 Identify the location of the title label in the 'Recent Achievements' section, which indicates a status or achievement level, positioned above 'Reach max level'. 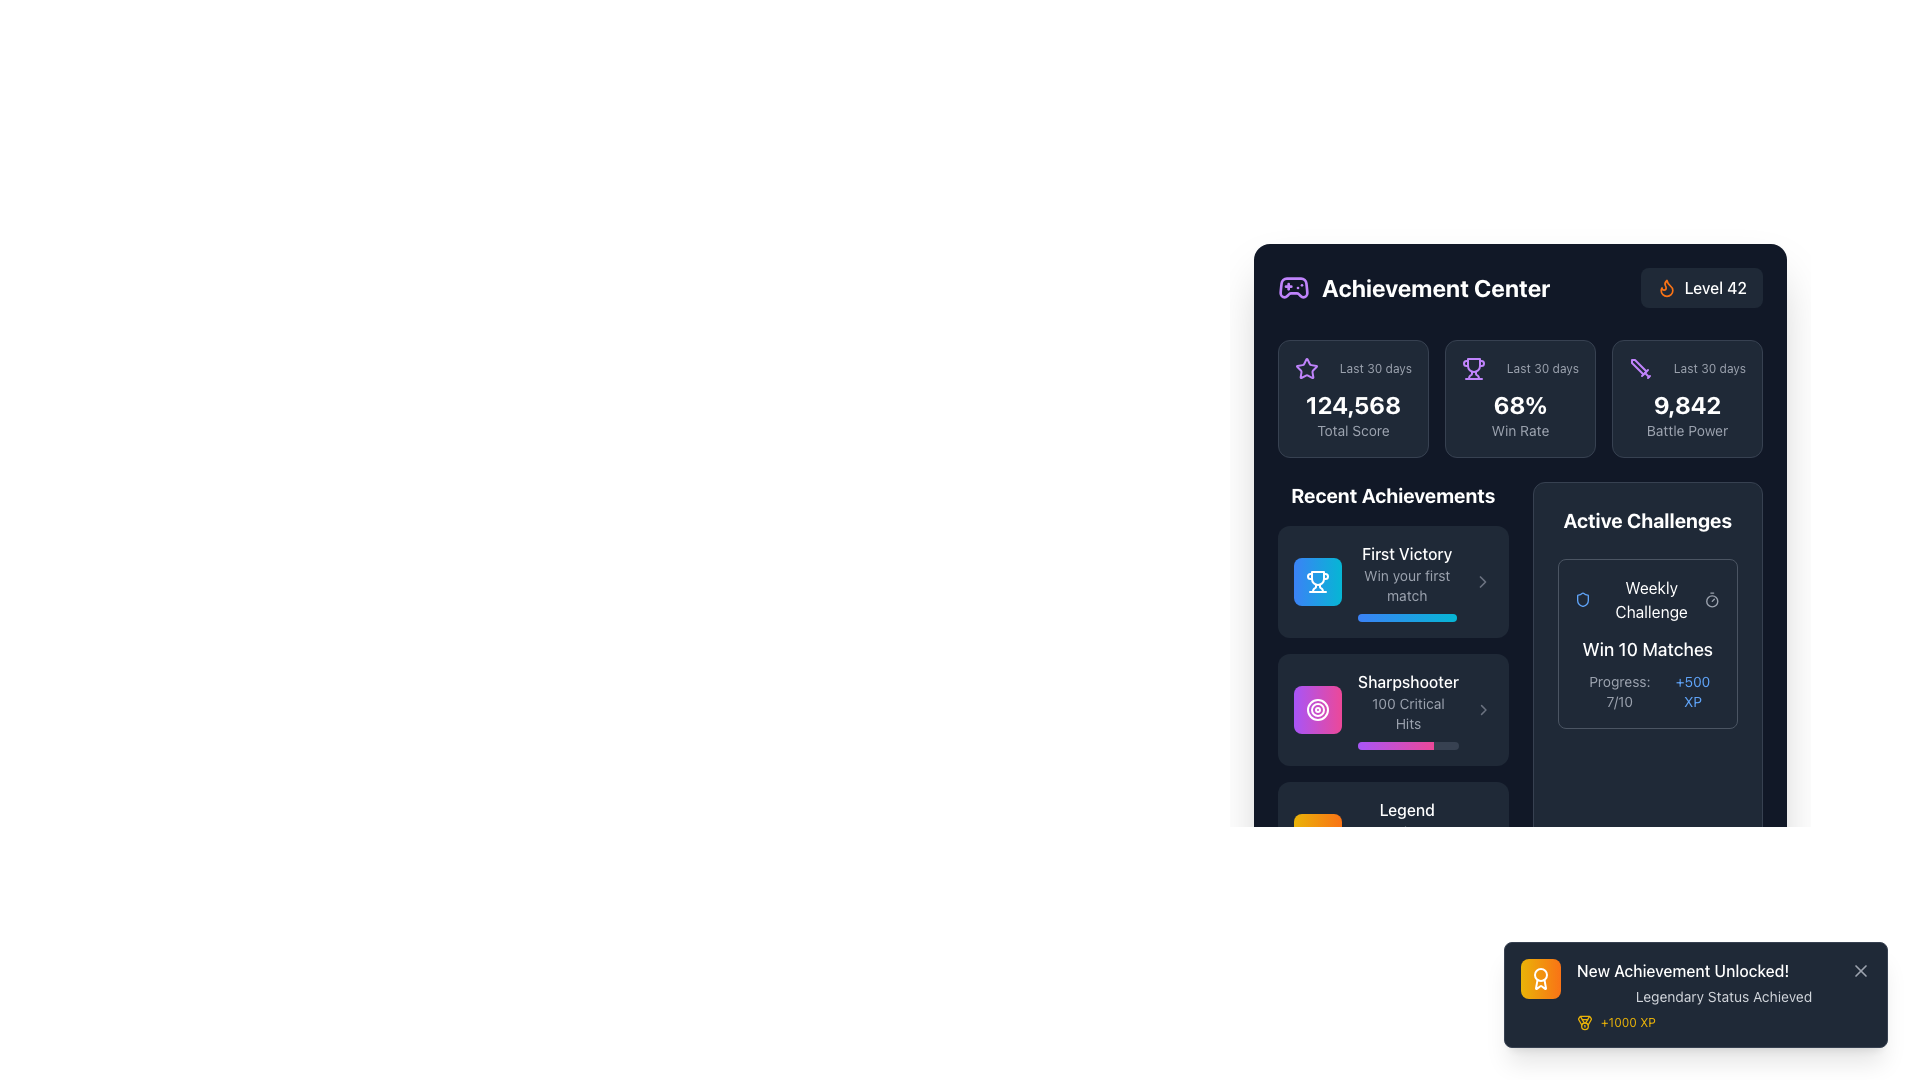
(1406, 810).